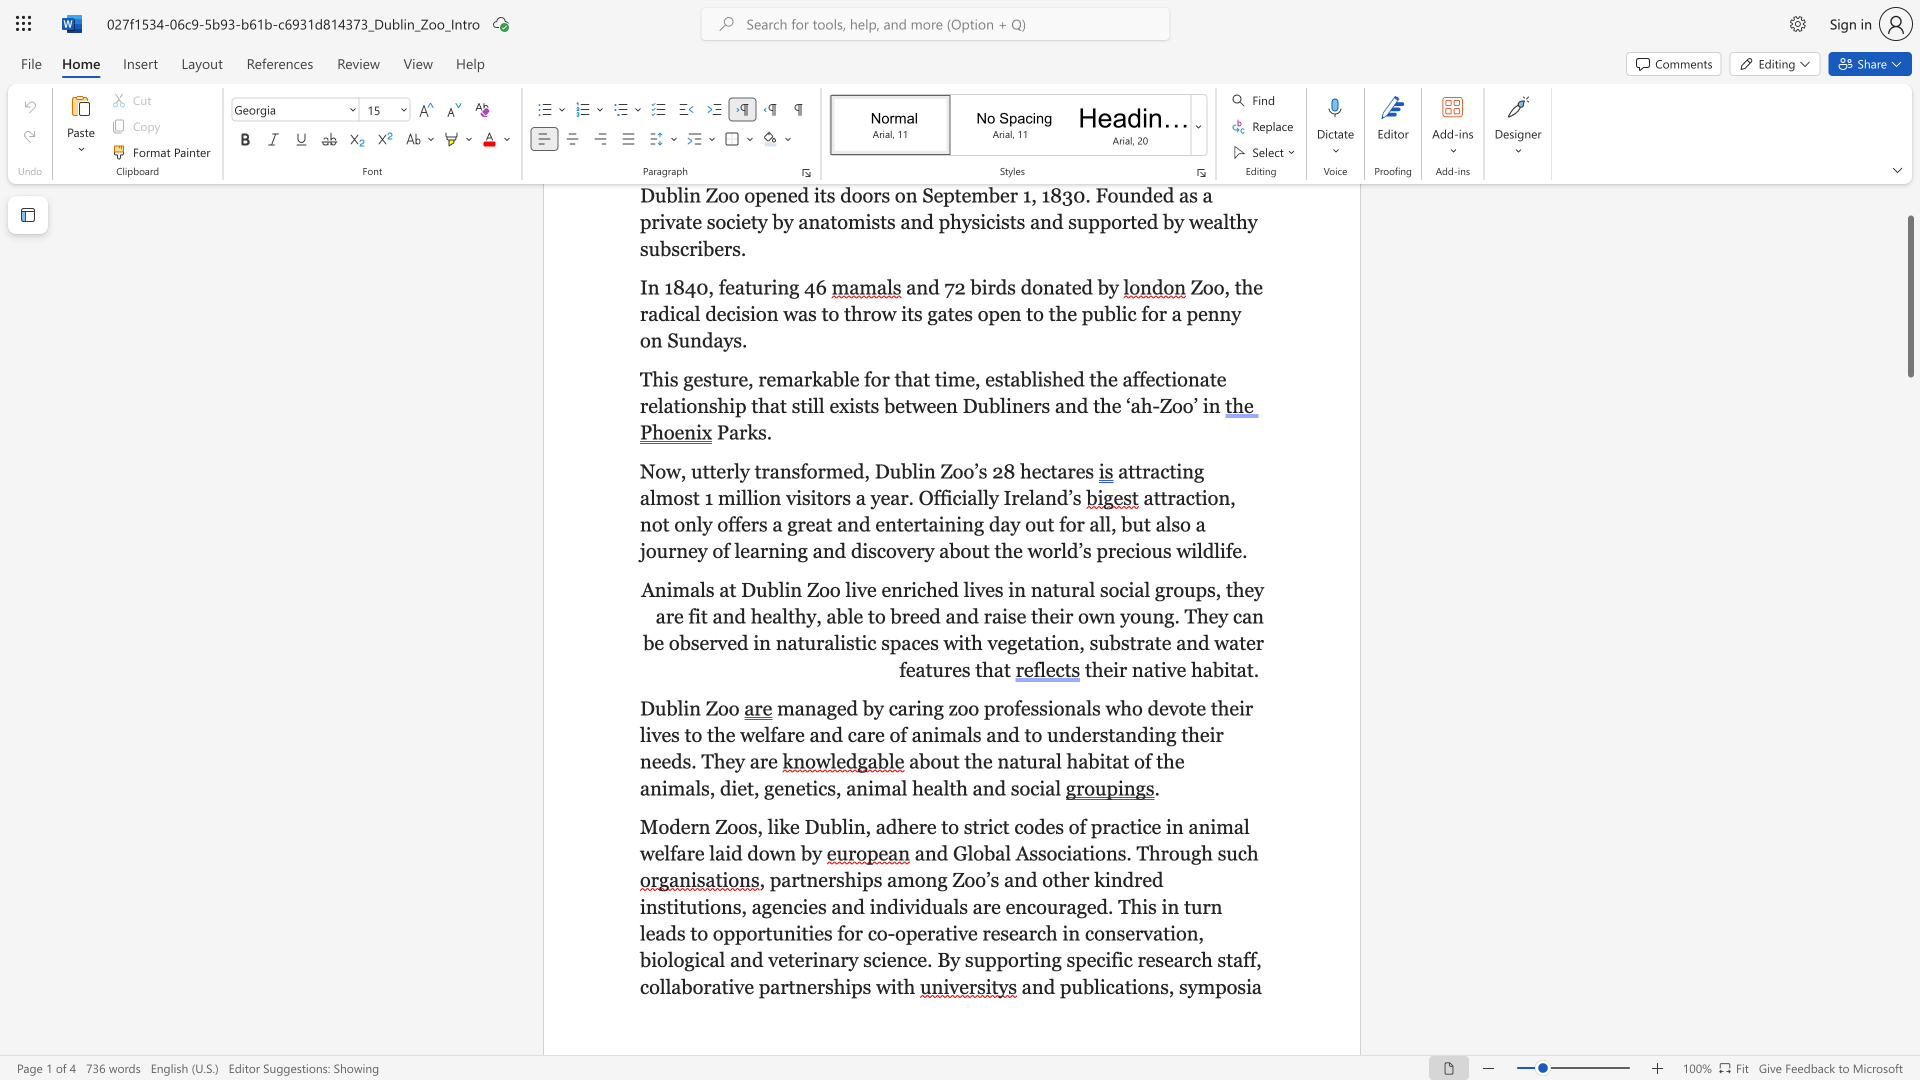  What do you see at coordinates (951, 669) in the screenshot?
I see `the subset text "es" within the text "in naturalistic spaces with vegetation, substrate and water features that"` at bounding box center [951, 669].